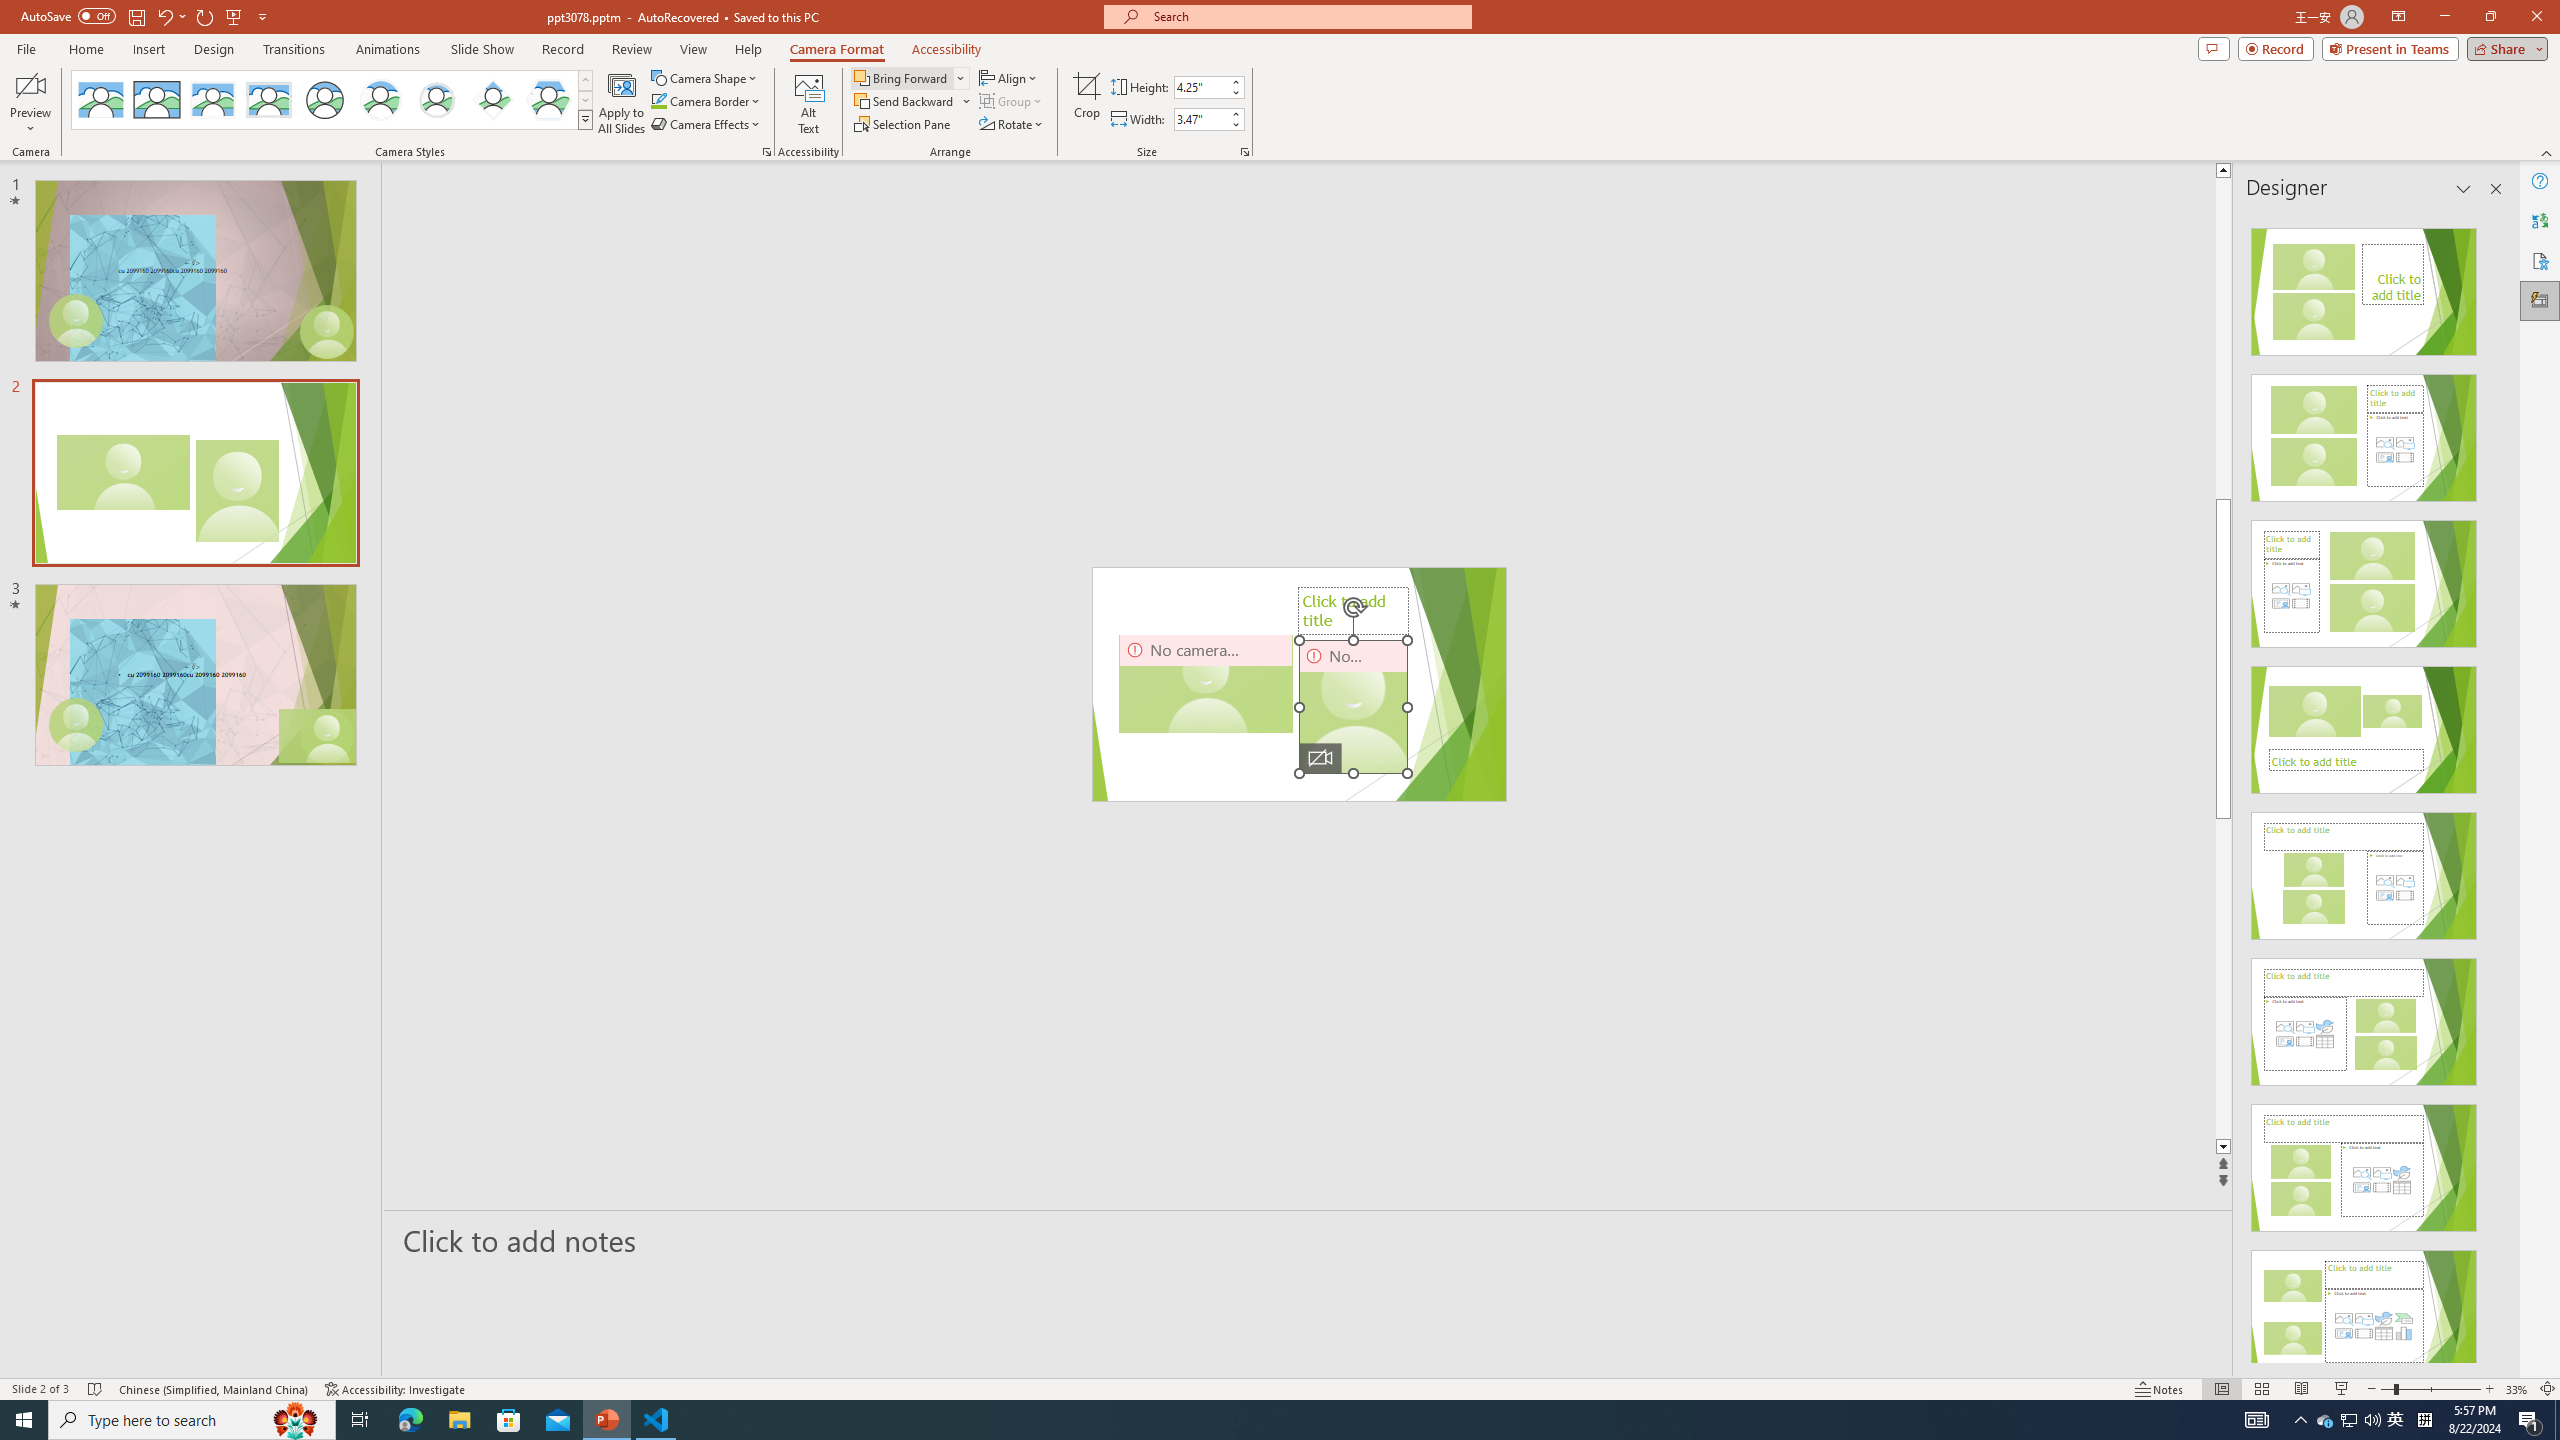 This screenshot has height=1440, width=2560. I want to click on 'Simple Frame Rectangle', so click(155, 99).